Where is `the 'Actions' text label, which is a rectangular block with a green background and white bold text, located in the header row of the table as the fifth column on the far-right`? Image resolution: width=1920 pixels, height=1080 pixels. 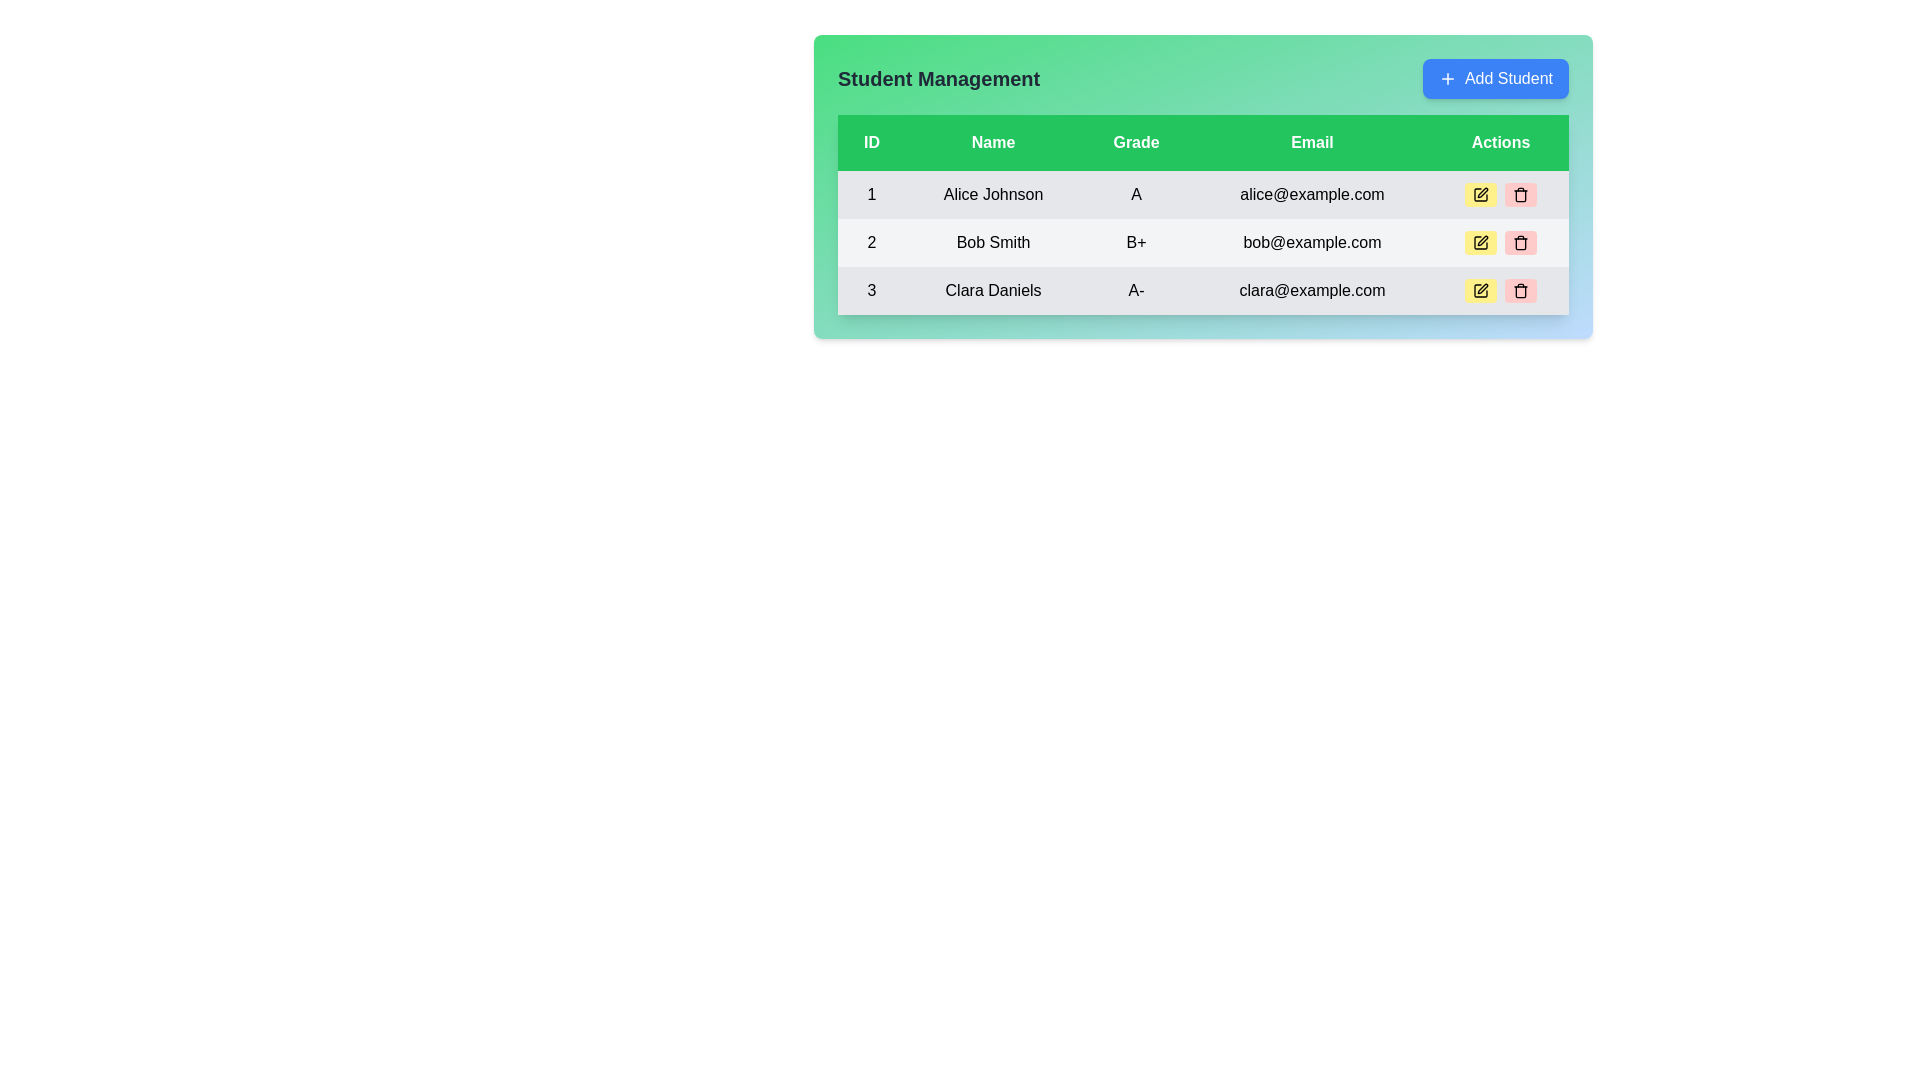
the 'Actions' text label, which is a rectangular block with a green background and white bold text, located in the header row of the table as the fifth column on the far-right is located at coordinates (1501, 141).